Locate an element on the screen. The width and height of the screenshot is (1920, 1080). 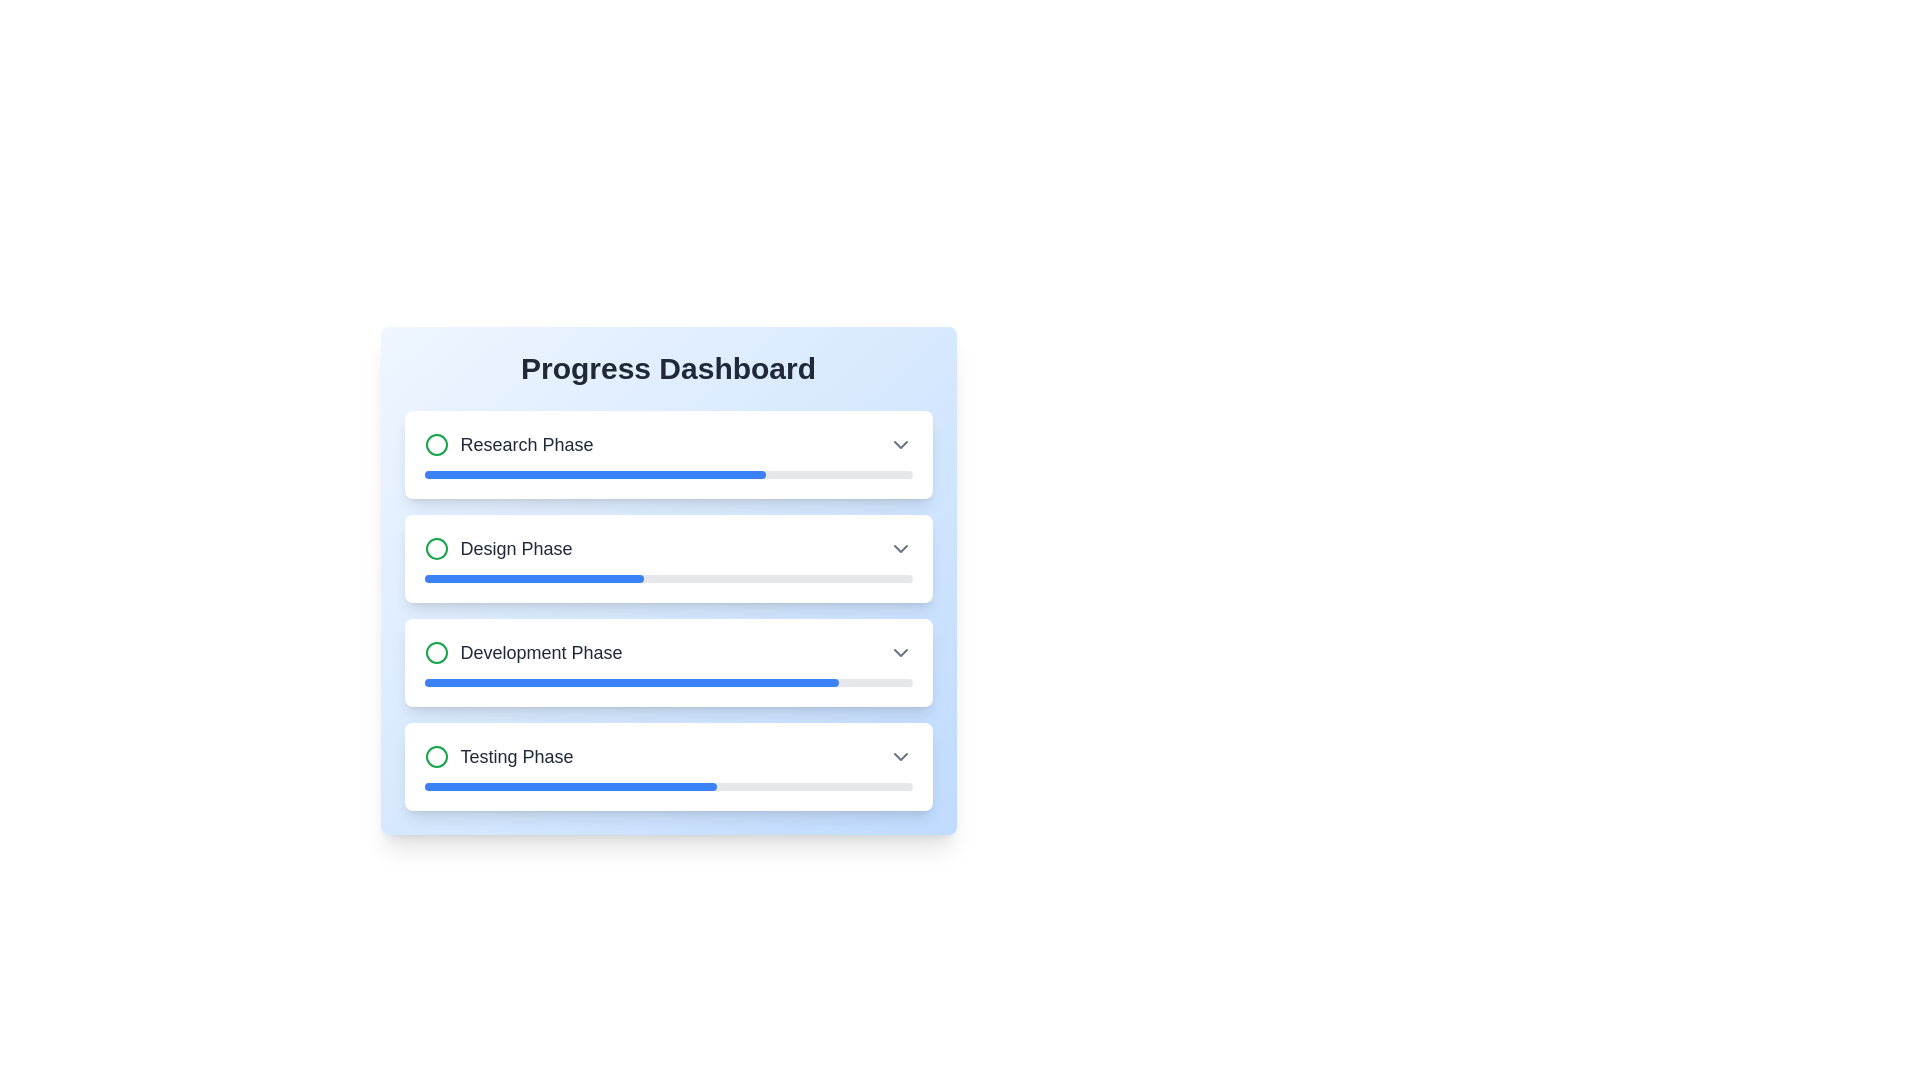
the Dropdown toggle button located at the far right of the 'Development Phase' section header to trigger stylistic changes is located at coordinates (899, 652).